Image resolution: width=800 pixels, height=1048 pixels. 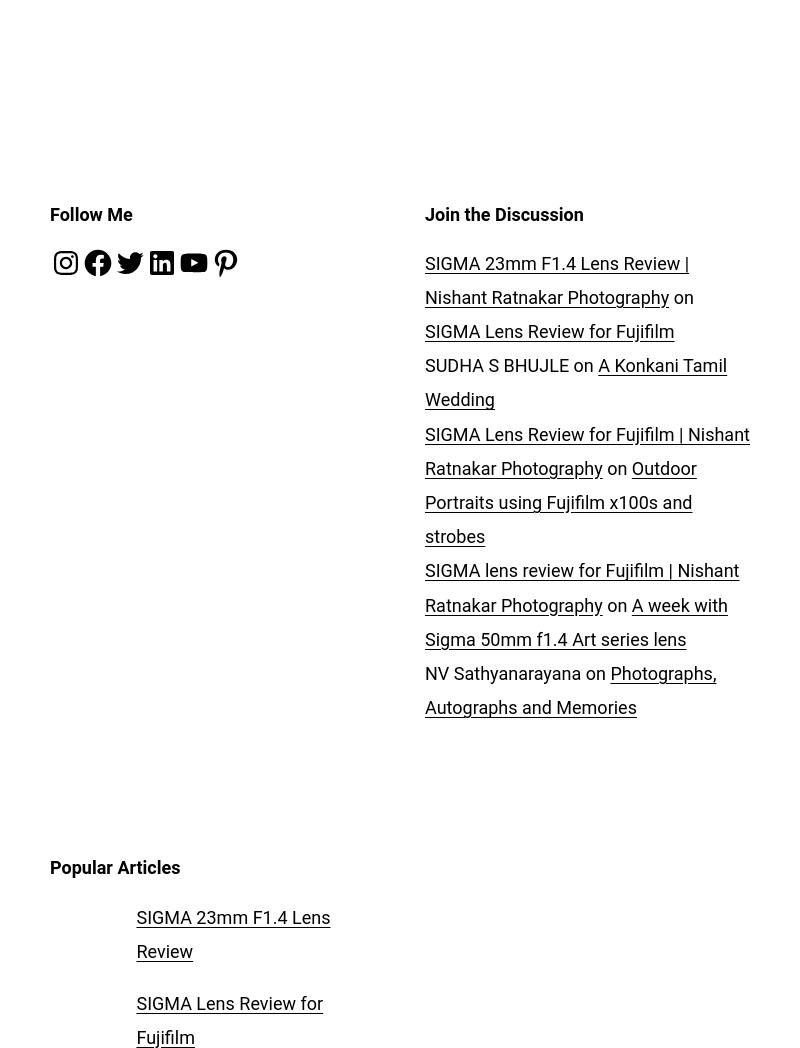 What do you see at coordinates (497, 364) in the screenshot?
I see `'SUDHA S BHUJLE'` at bounding box center [497, 364].